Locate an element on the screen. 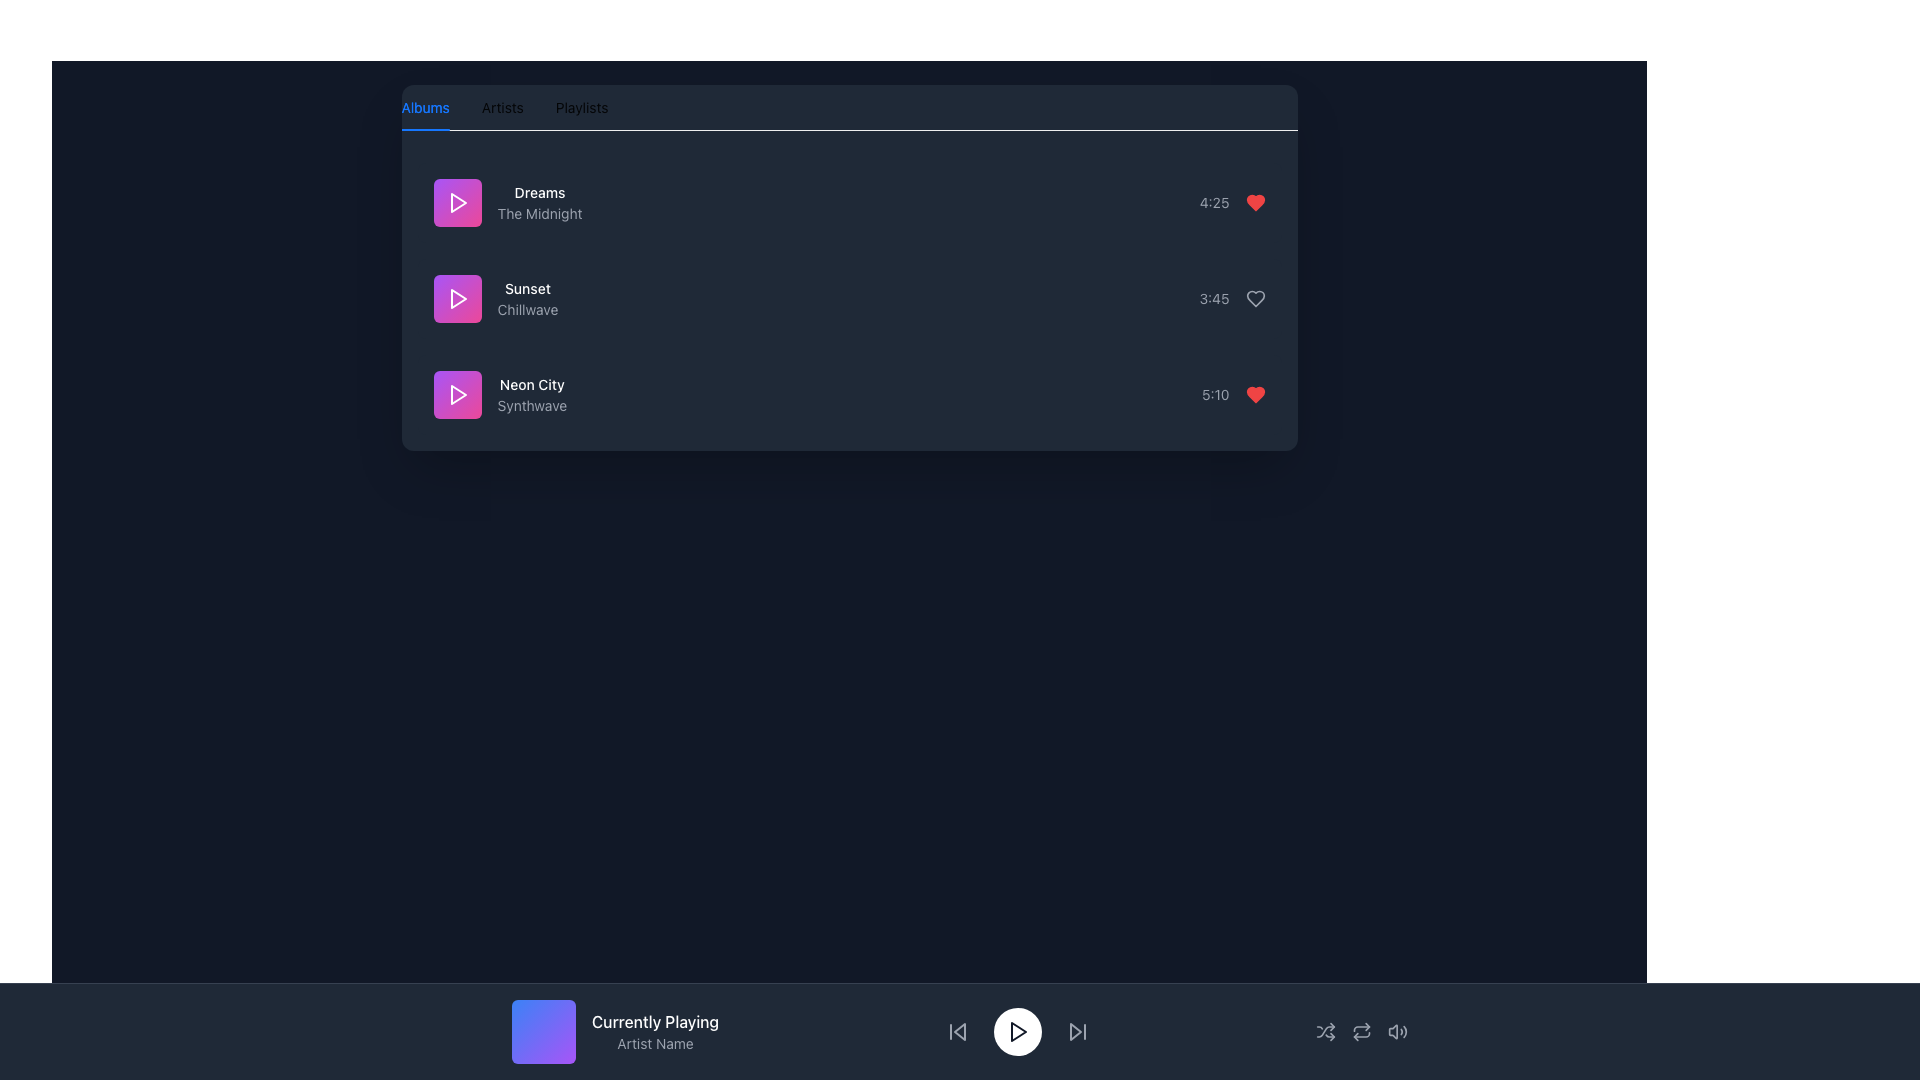 The height and width of the screenshot is (1080, 1920). the triangular forward-facing play icon located at the bottom center of the interface to play the audio track is located at coordinates (1018, 1032).